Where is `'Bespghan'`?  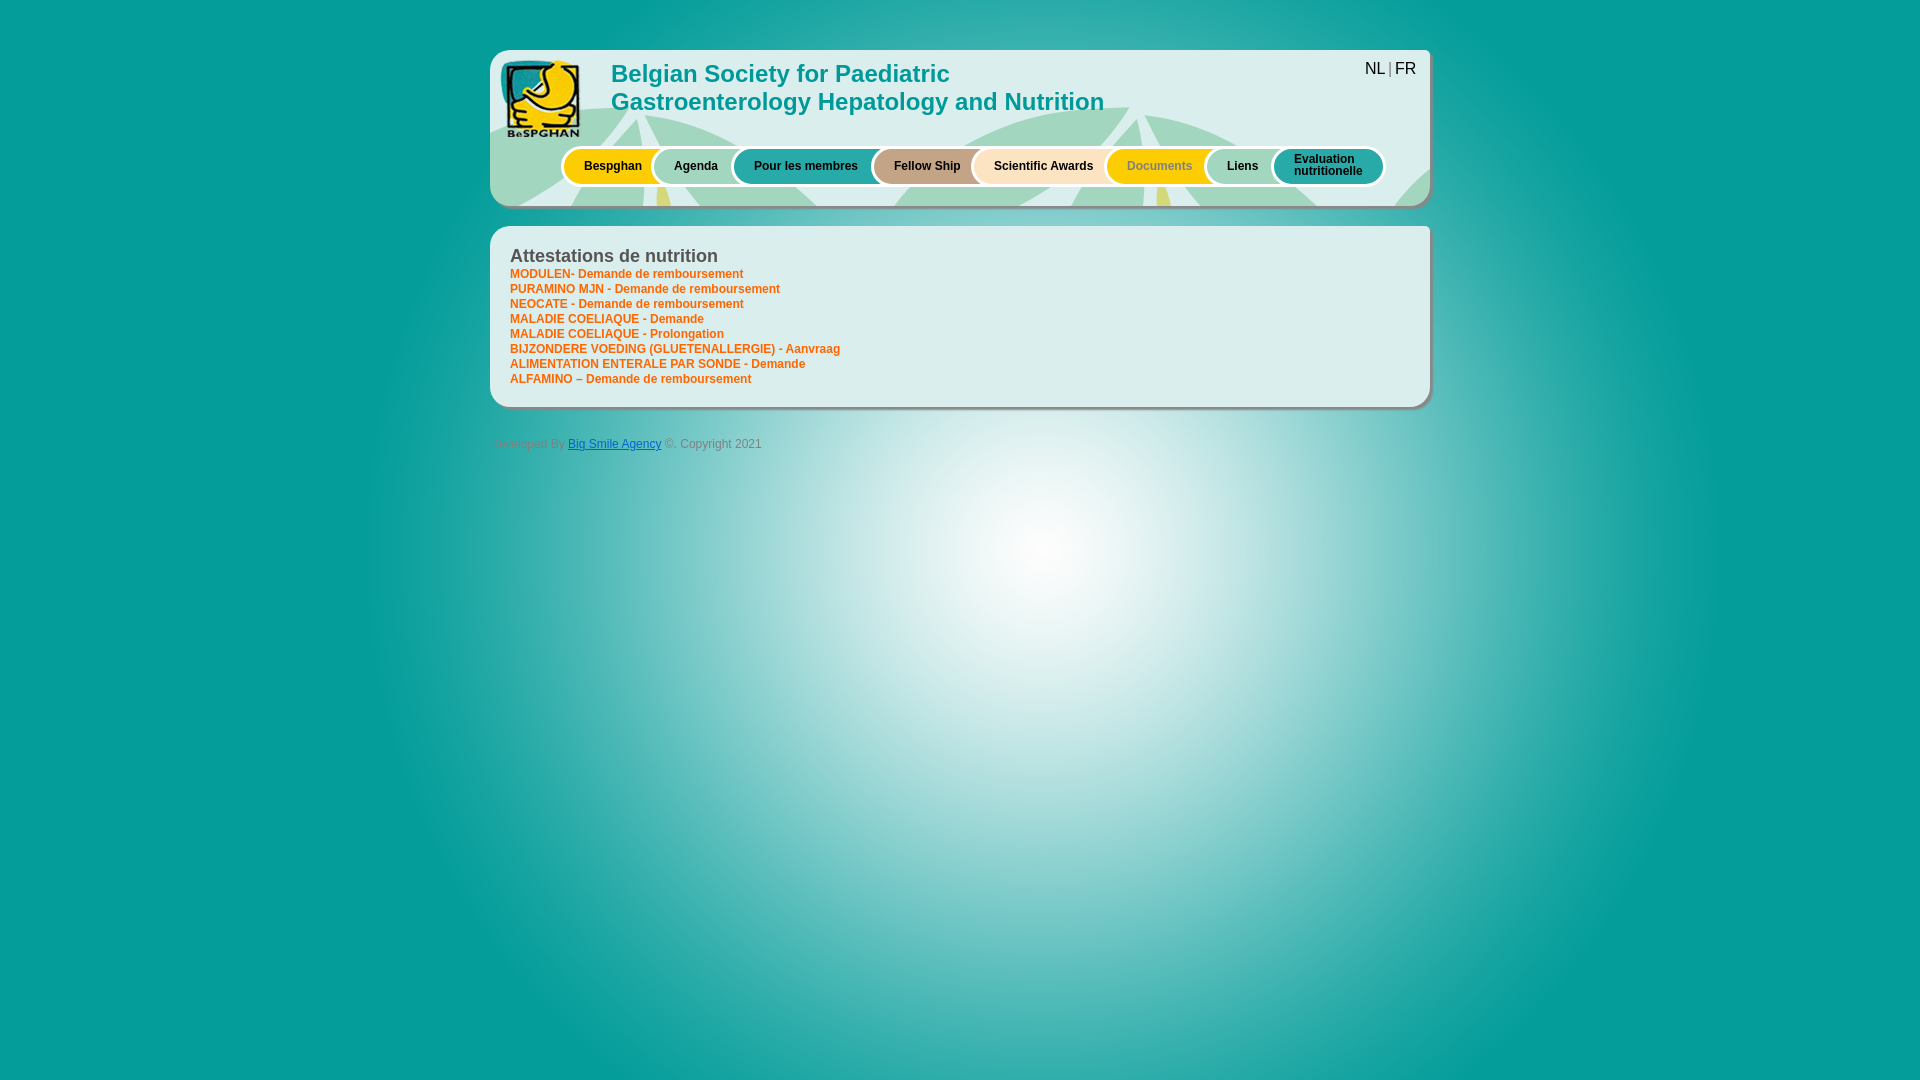 'Bespghan' is located at coordinates (612, 164).